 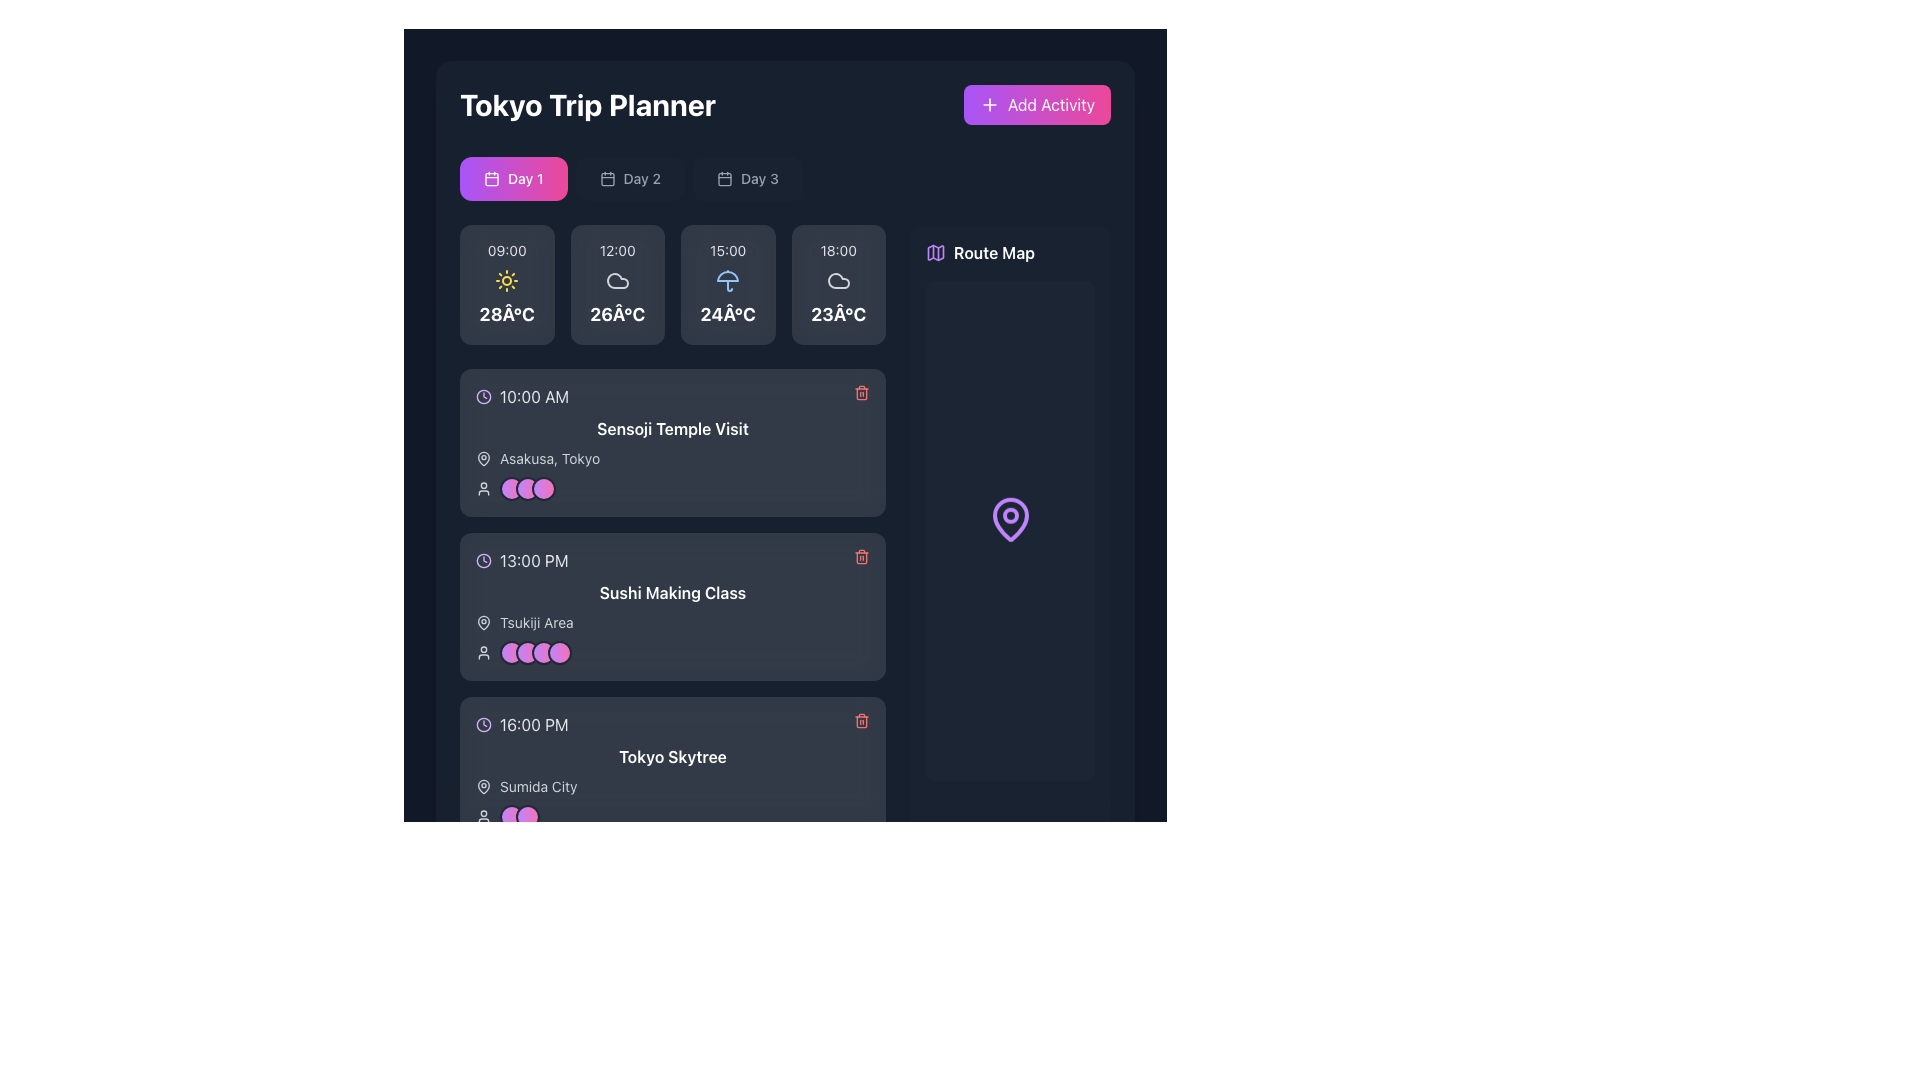 I want to click on time displayed in the text label indicating 13:00 PM, which is located in the second planned event entry next to a clock icon, so click(x=534, y=560).